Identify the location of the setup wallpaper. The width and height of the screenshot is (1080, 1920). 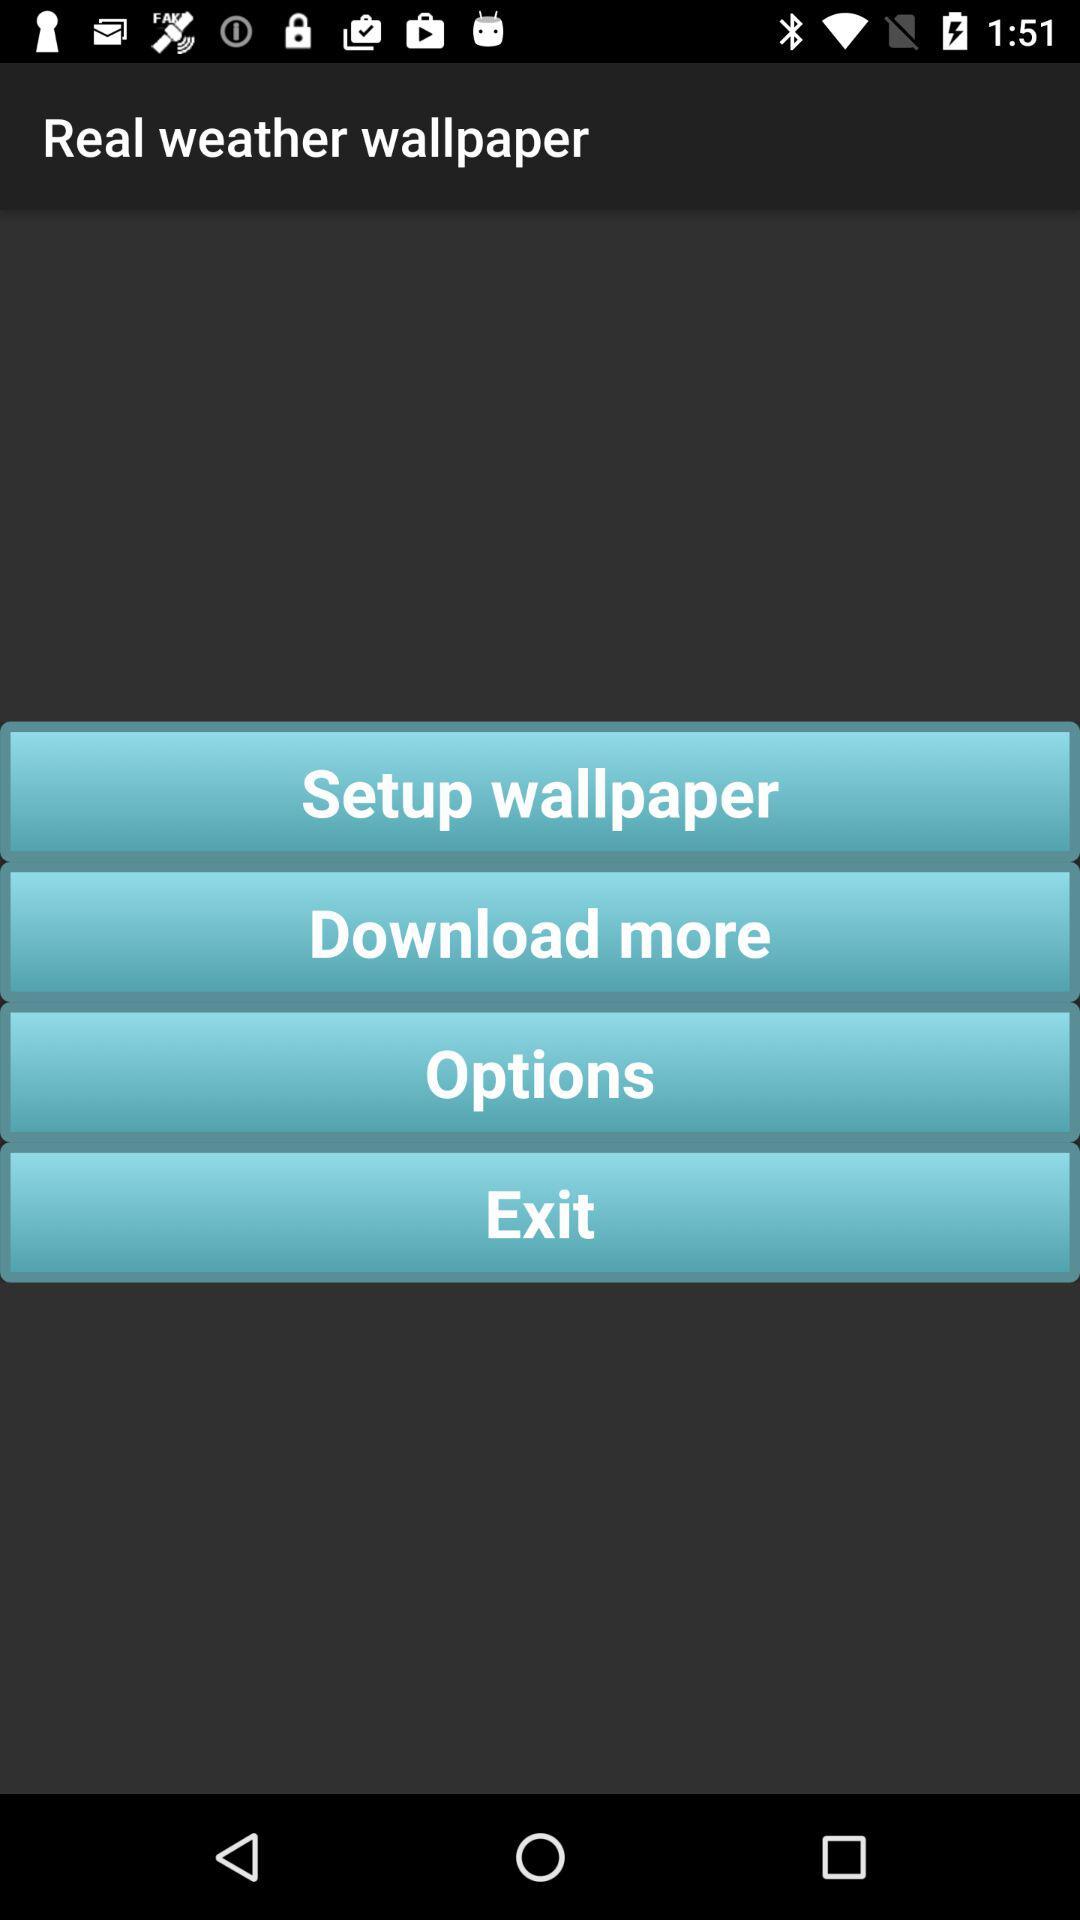
(540, 790).